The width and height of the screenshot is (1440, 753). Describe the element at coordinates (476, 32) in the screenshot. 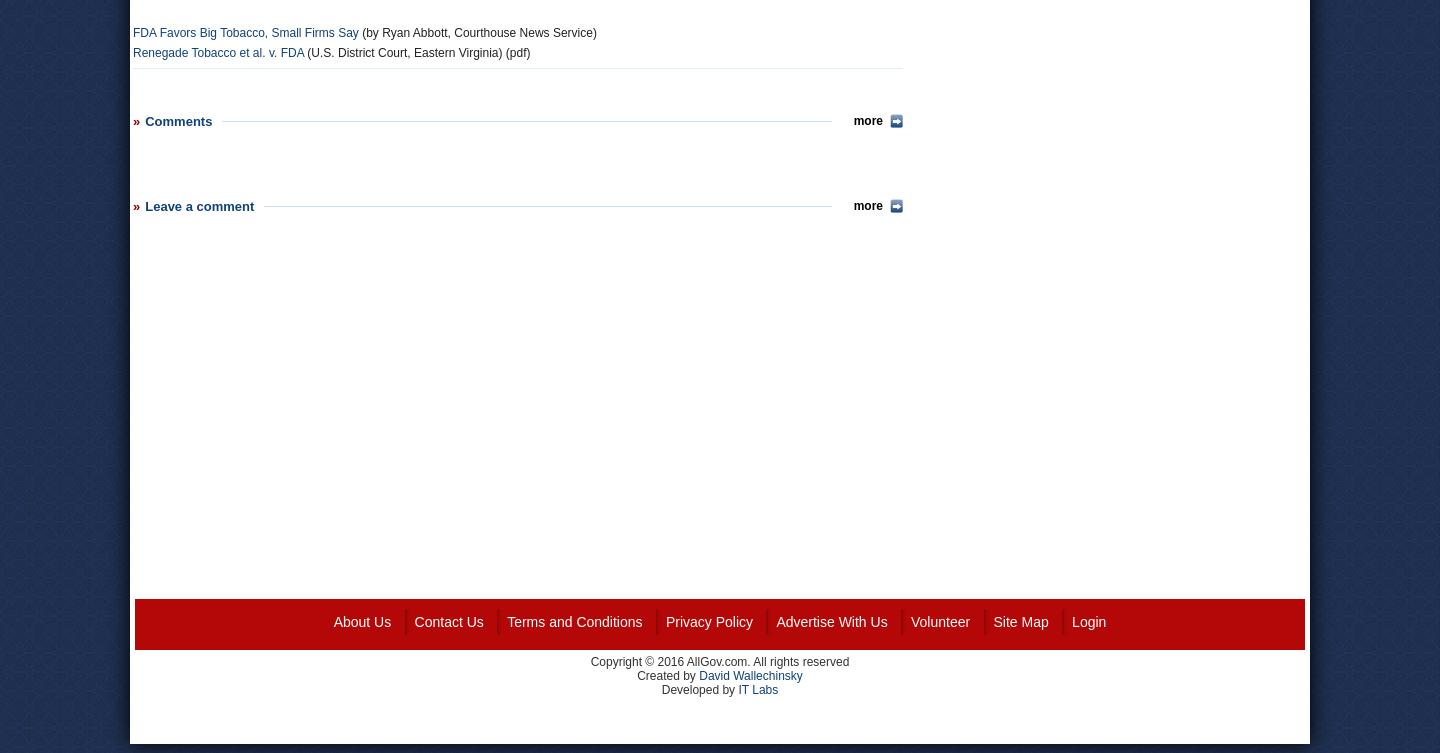

I see `'(by Ryan Abbott, Courthouse News Service)'` at that location.